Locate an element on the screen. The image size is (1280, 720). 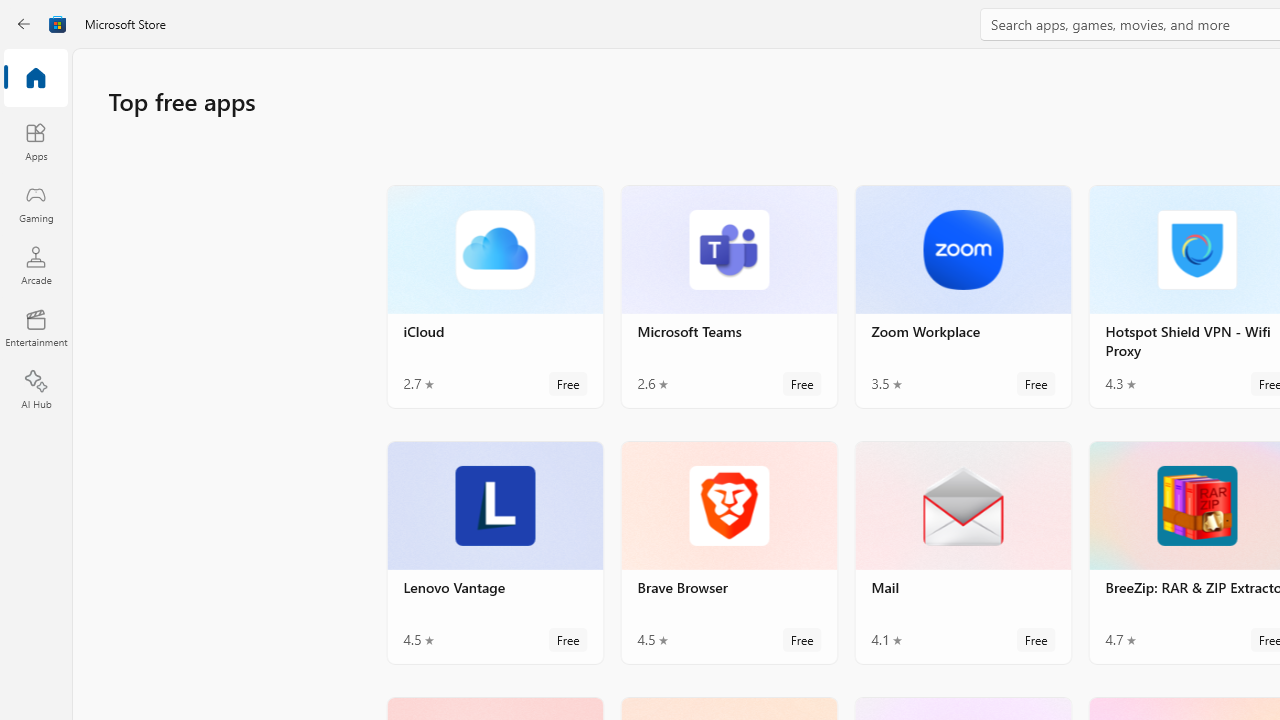
'Entertainment' is located at coordinates (35, 326).